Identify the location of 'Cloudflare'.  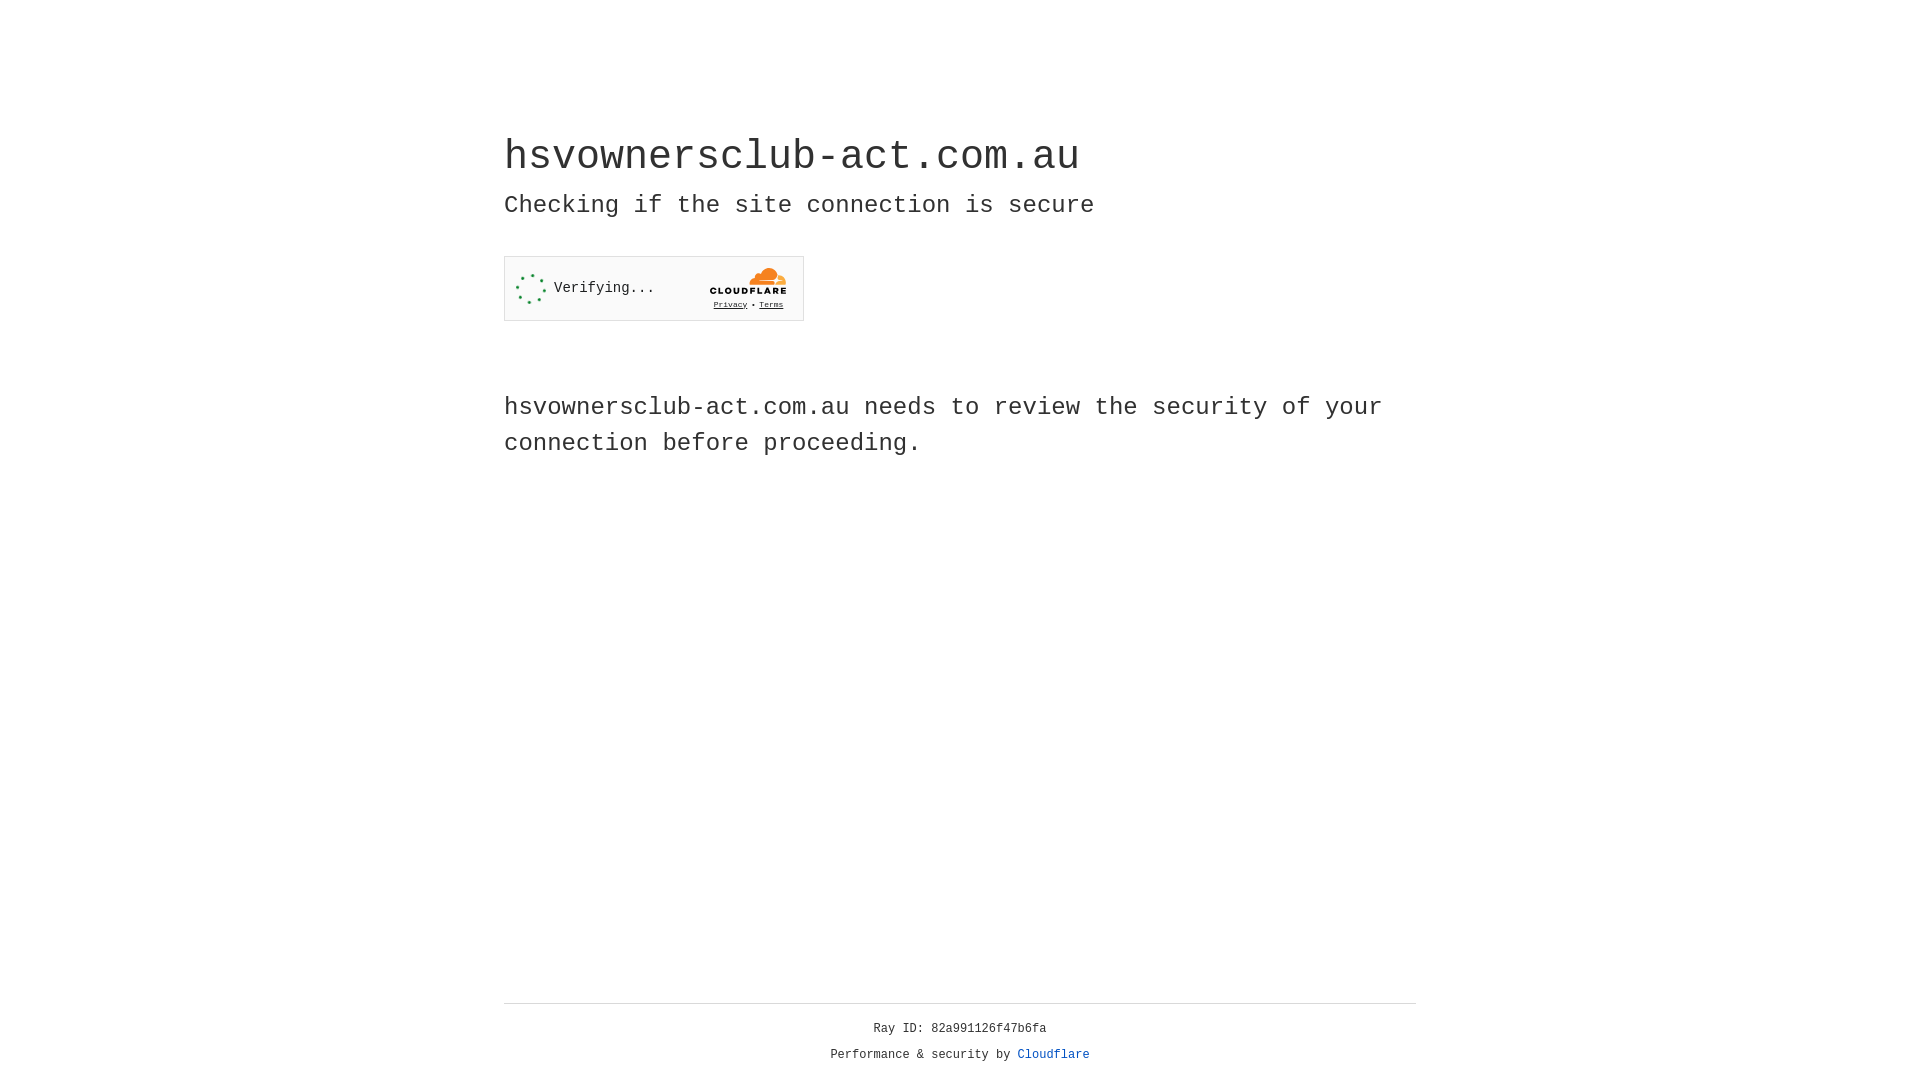
(1053, 1054).